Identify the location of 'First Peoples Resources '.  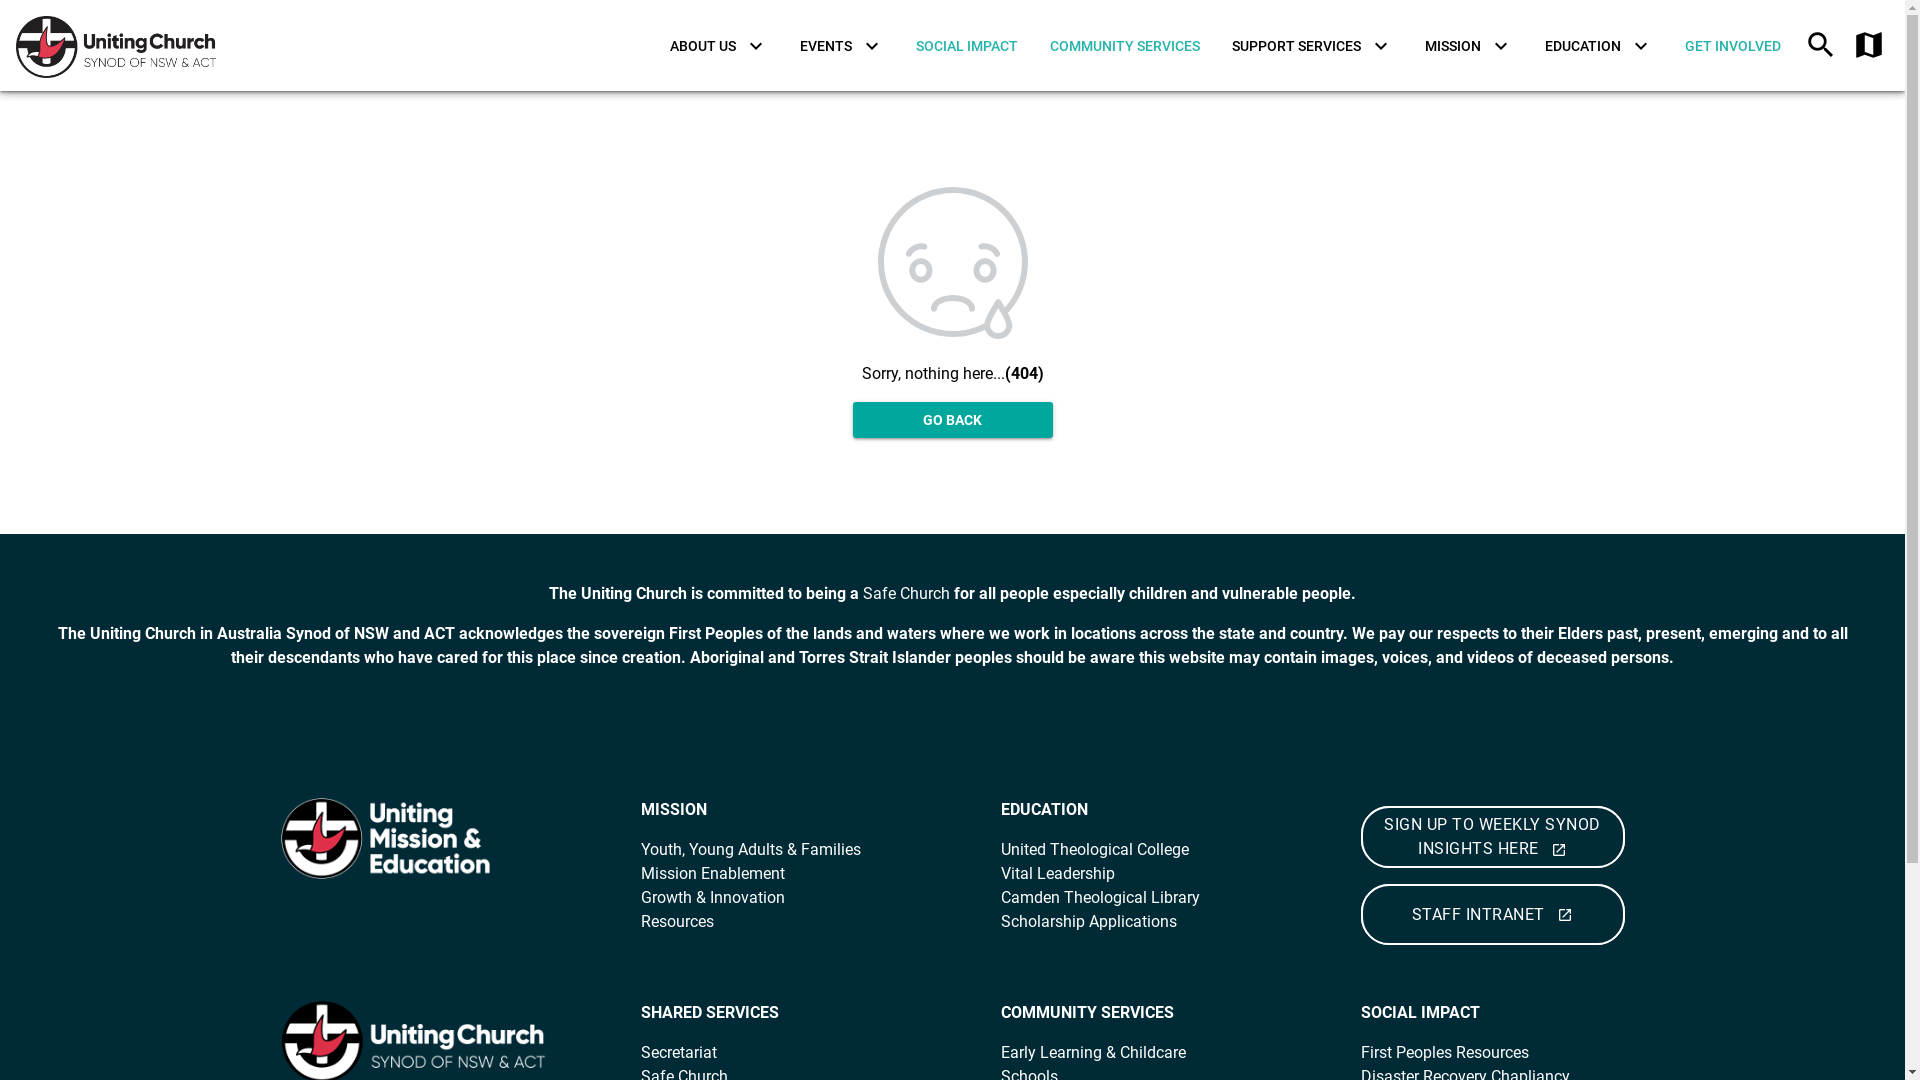
(1359, 1051).